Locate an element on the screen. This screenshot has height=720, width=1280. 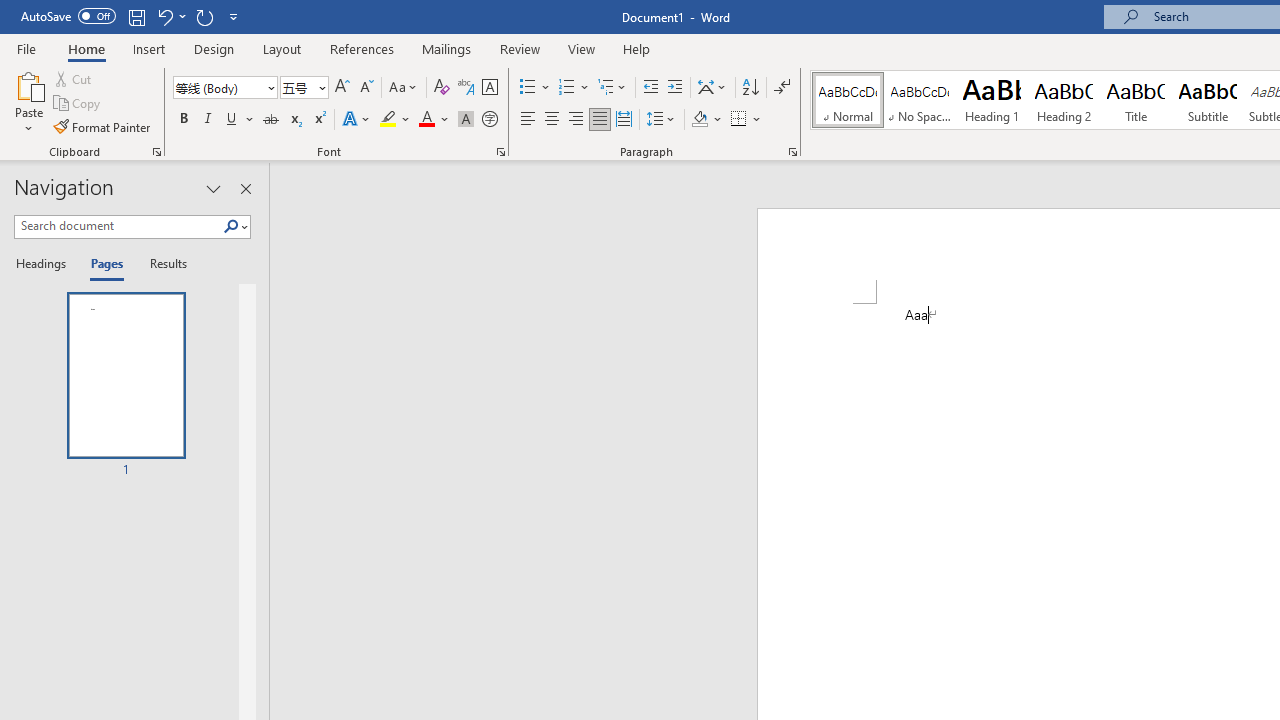
'Repeat Increase Indent' is located at coordinates (204, 16).